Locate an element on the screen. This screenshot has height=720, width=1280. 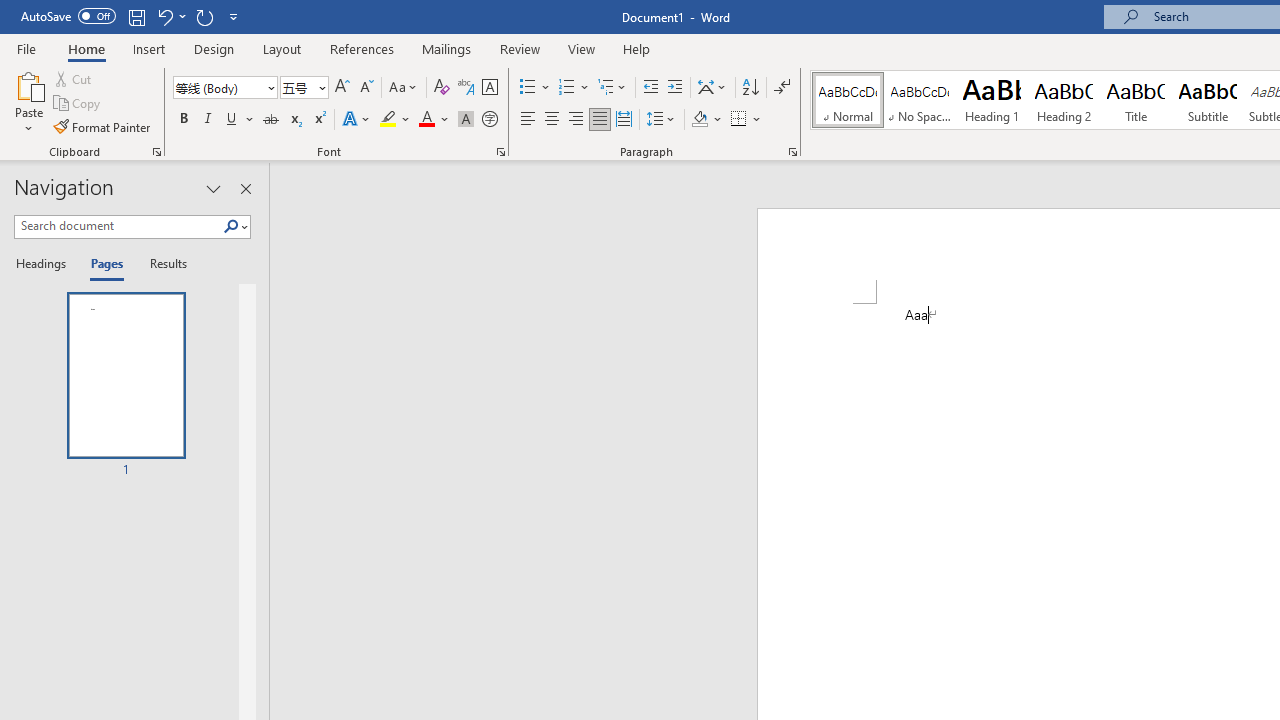
'Repeat Increase Indent' is located at coordinates (204, 16).